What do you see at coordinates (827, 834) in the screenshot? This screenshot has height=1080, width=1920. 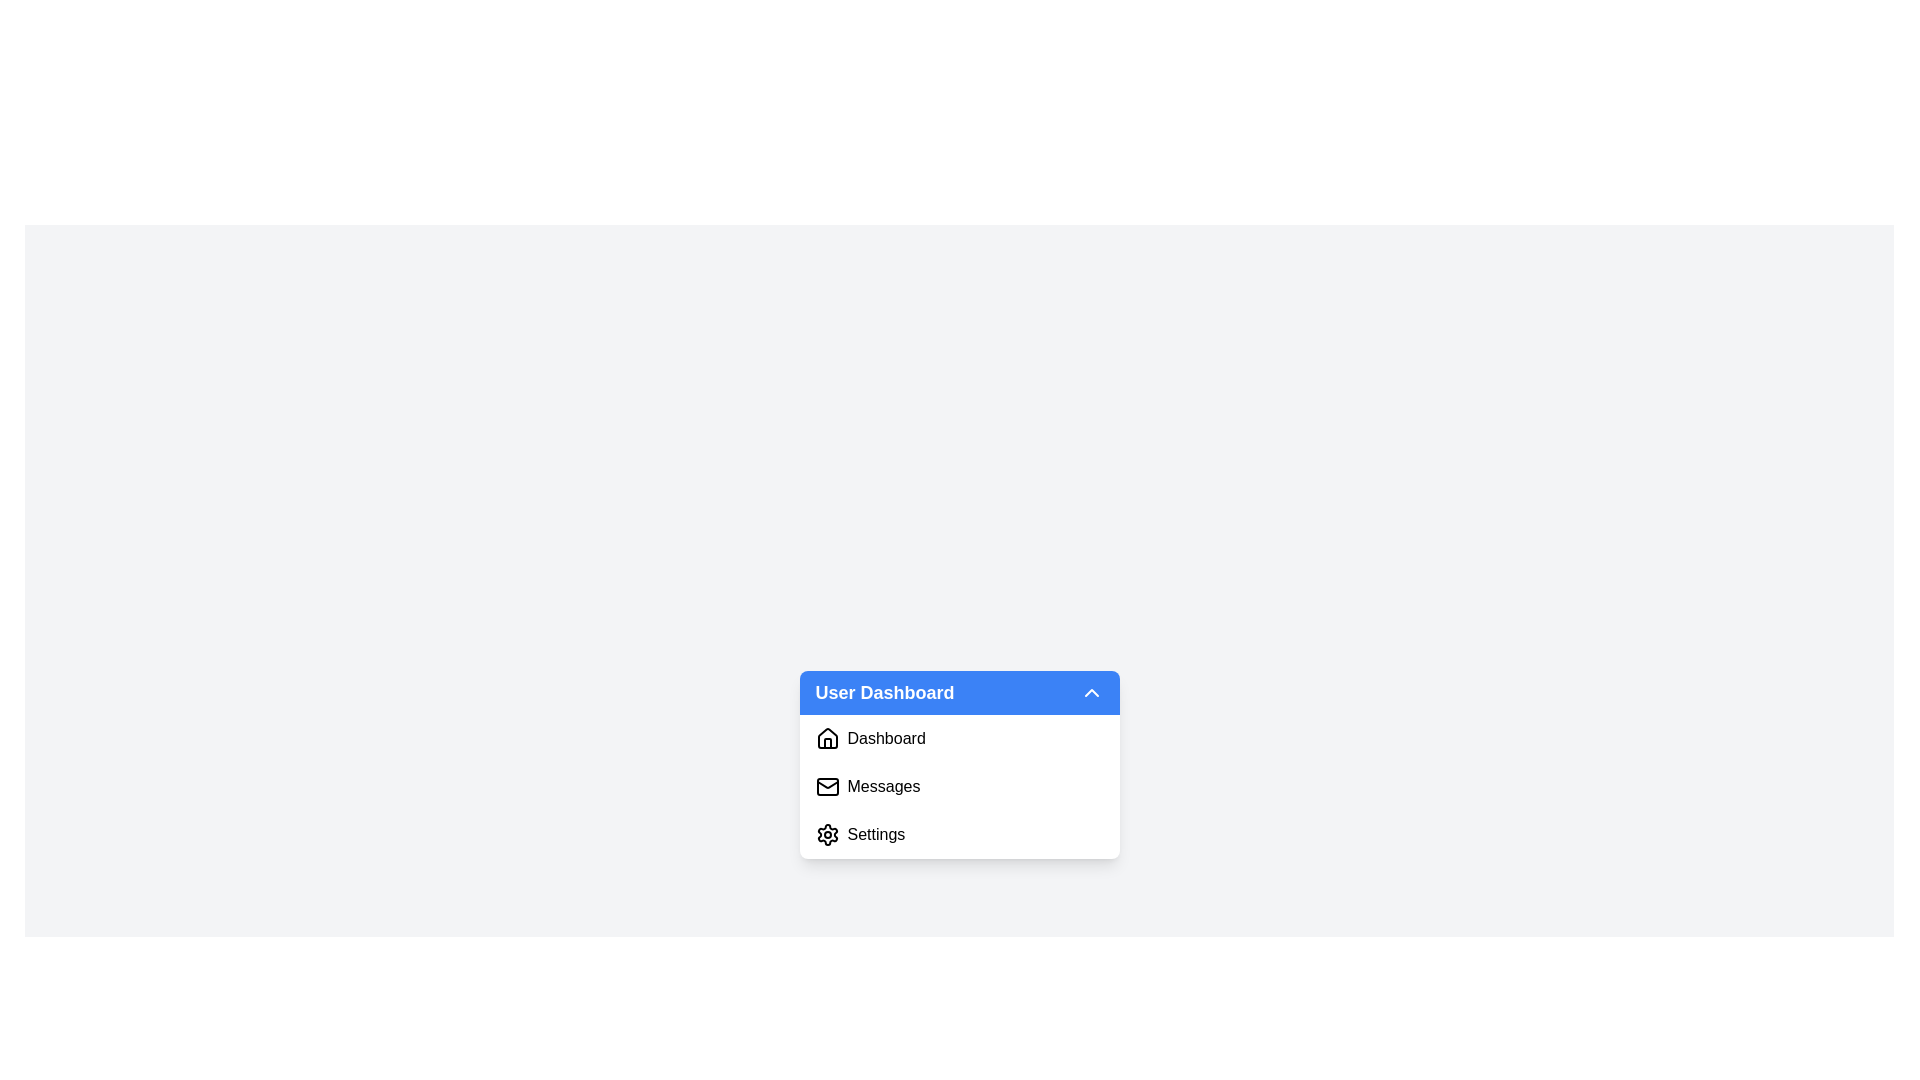 I see `the decorative 'Settings' icon that visually represents the concept of 'Settings' and is located next to the 'Settings' label in the menu` at bounding box center [827, 834].